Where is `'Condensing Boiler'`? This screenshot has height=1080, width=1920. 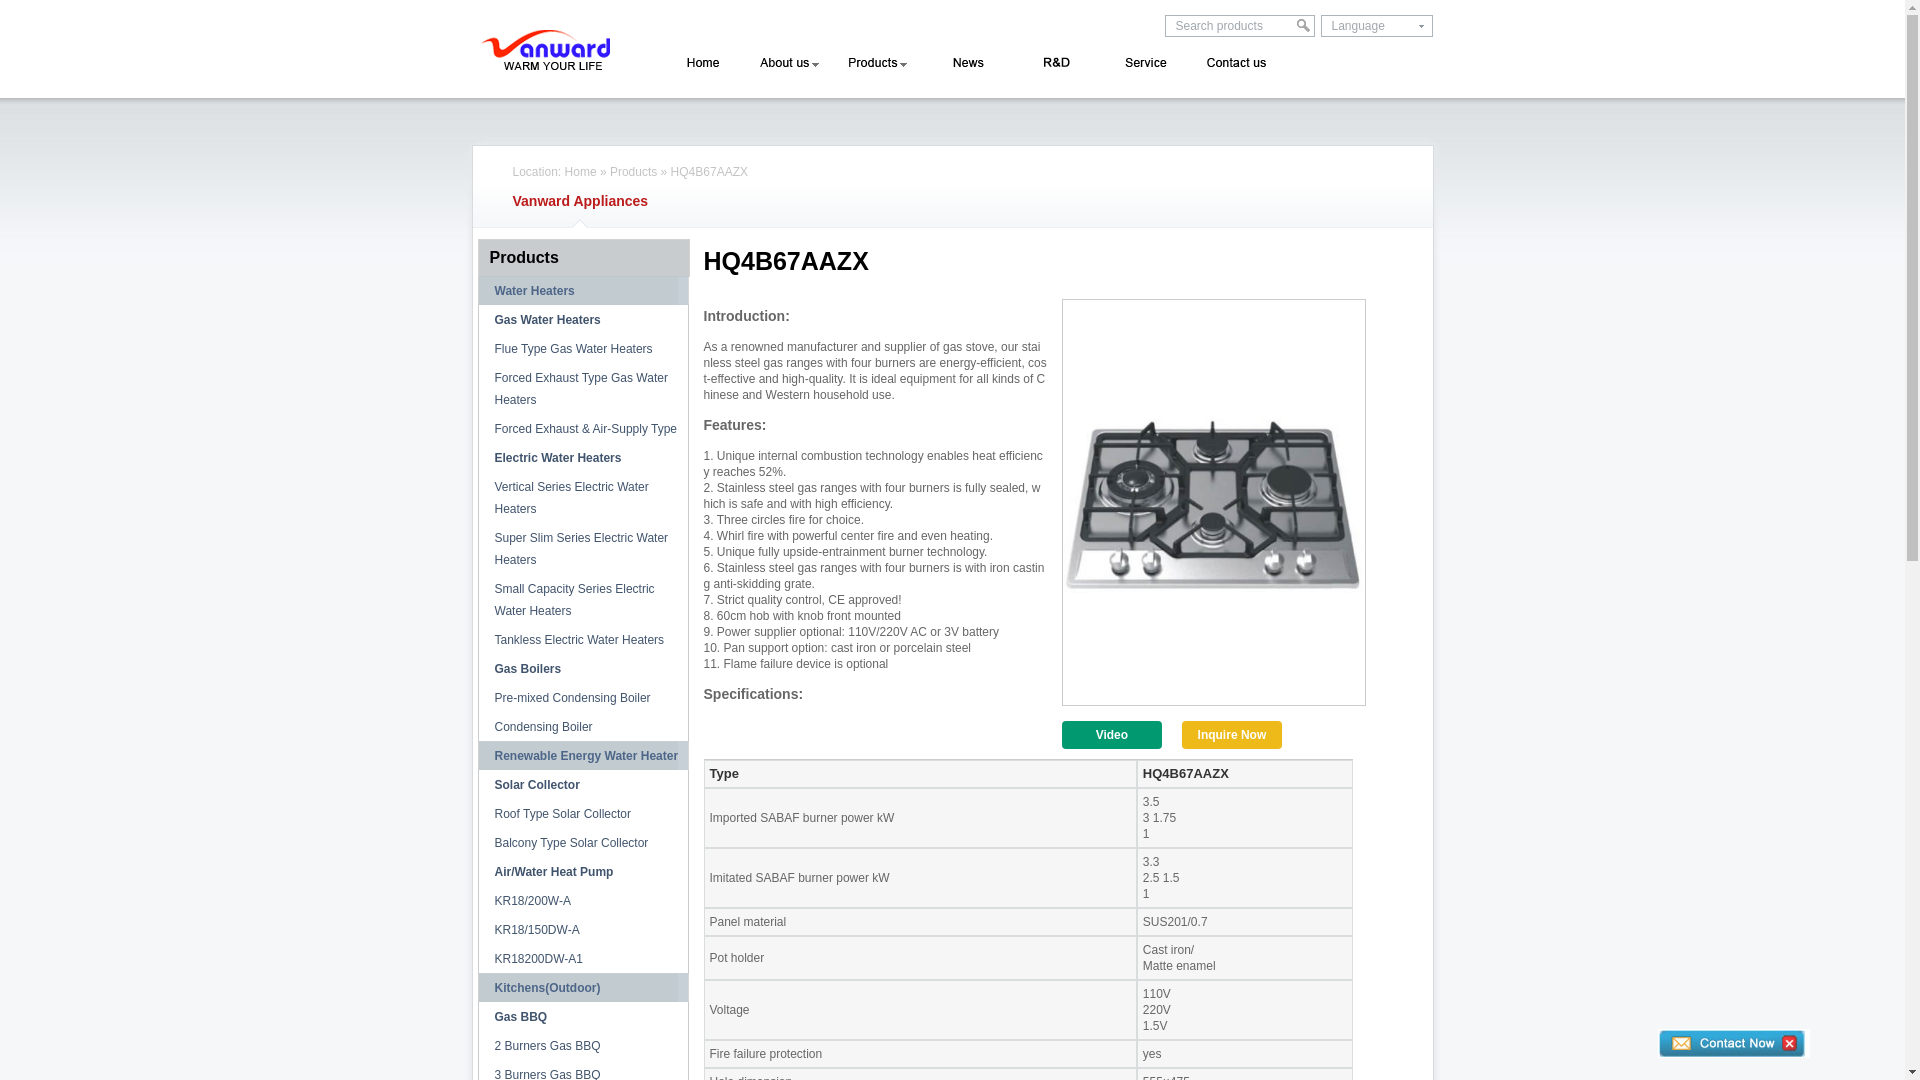
'Condensing Boiler' is located at coordinates (582, 726).